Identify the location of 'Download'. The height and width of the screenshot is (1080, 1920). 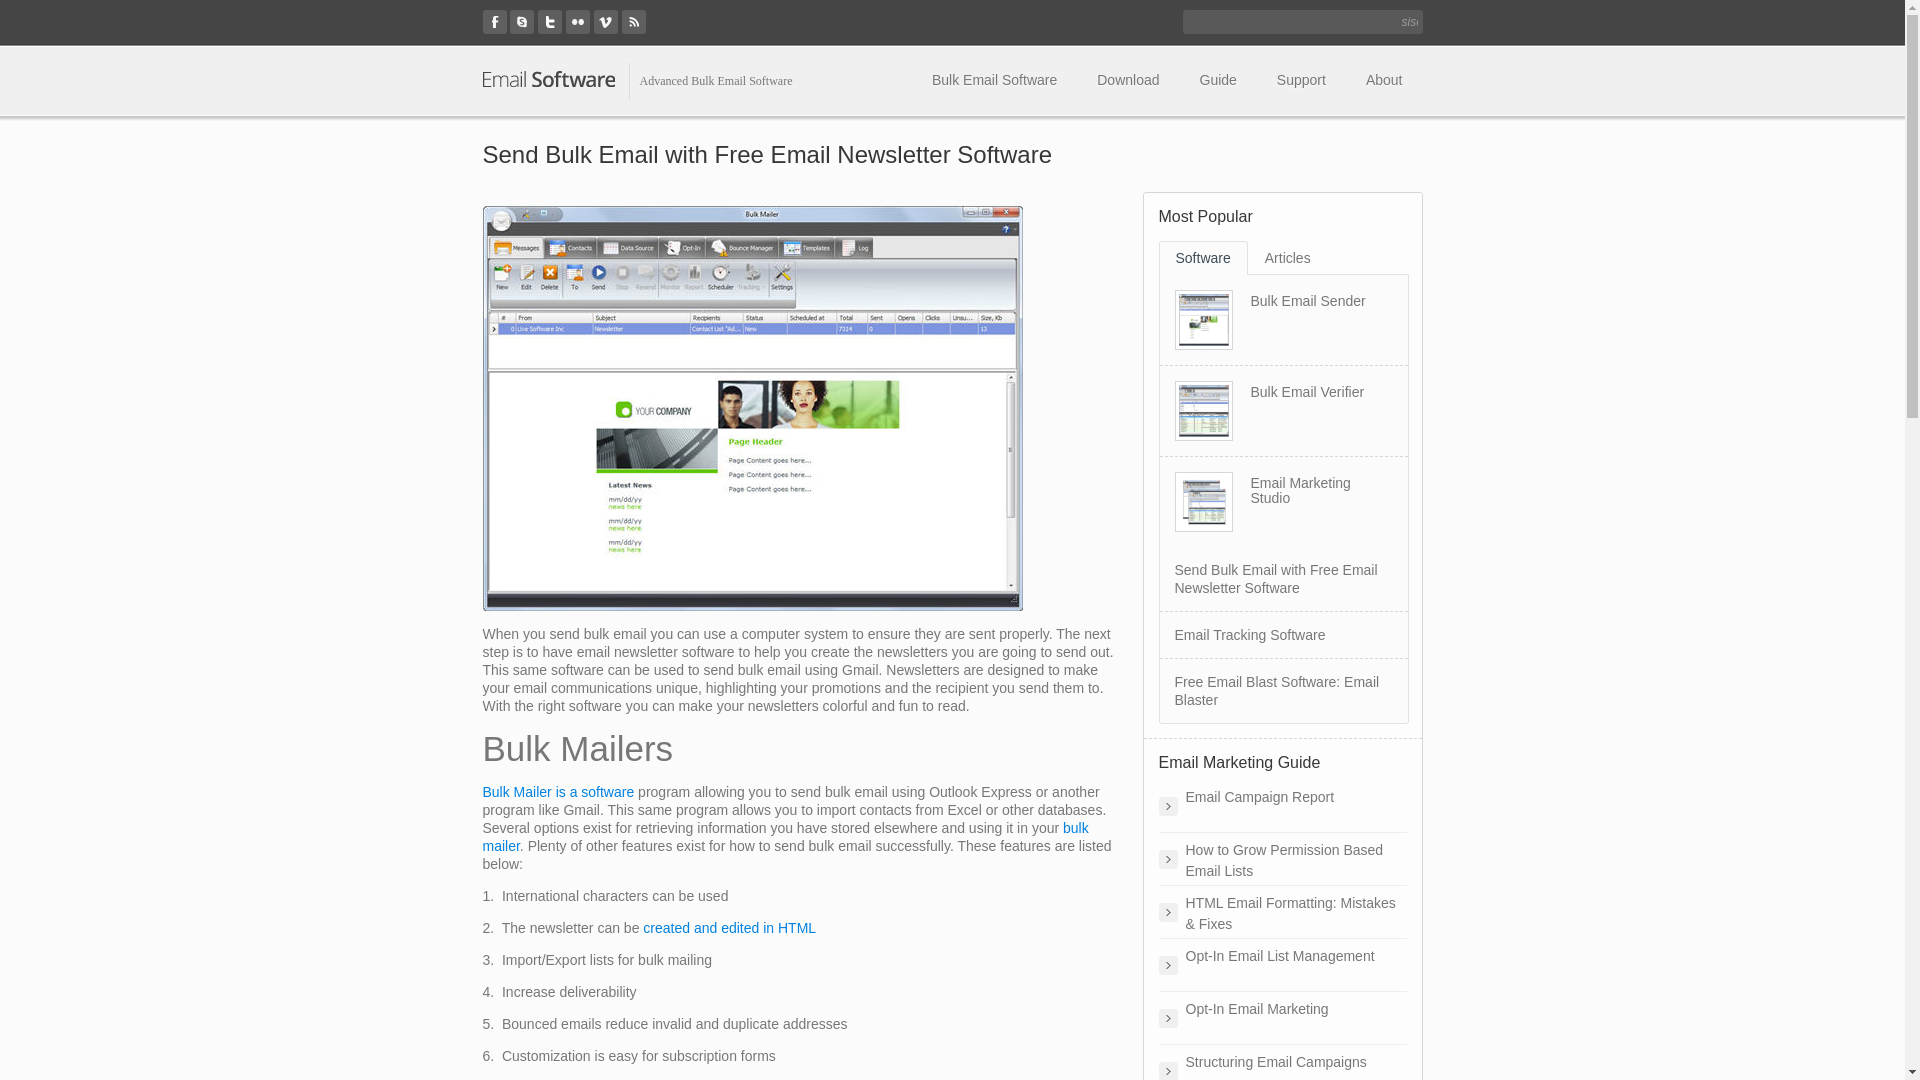
(1075, 79).